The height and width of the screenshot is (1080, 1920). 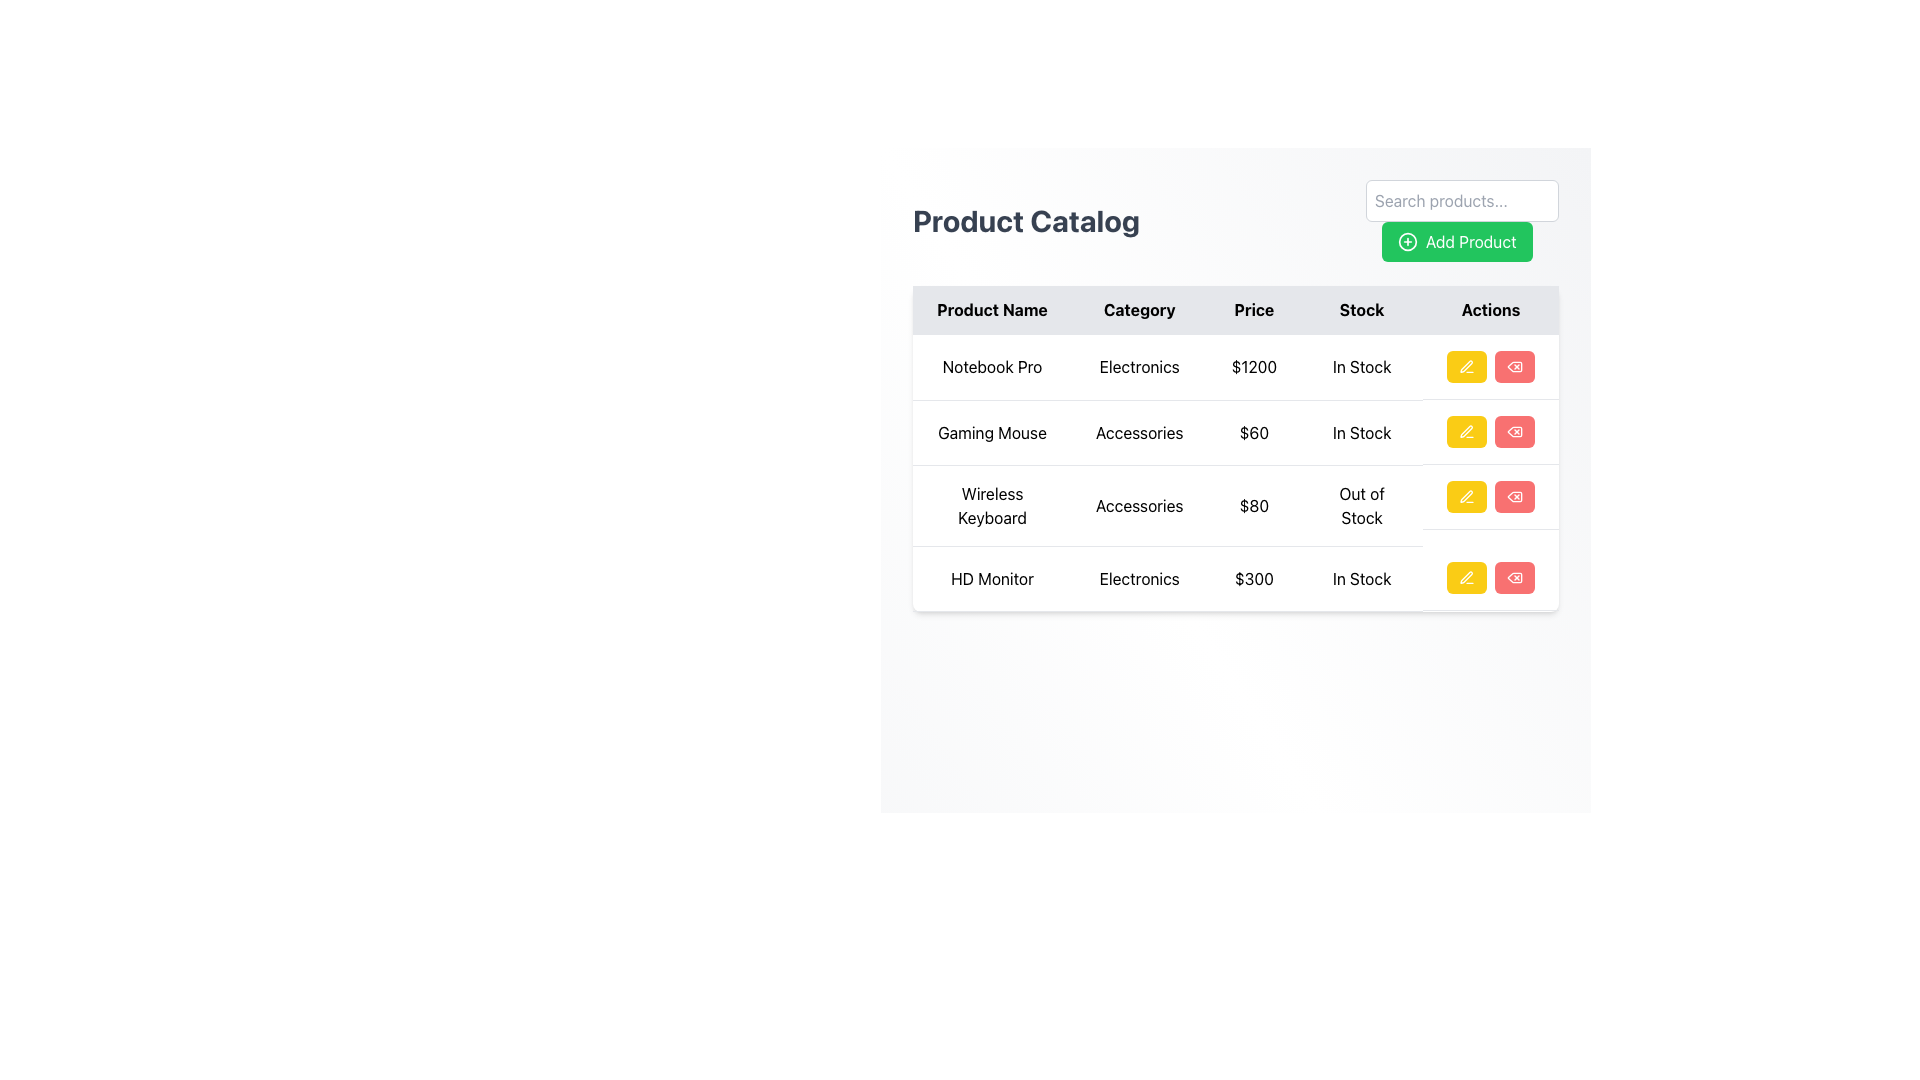 I want to click on information presented in the Text Label displaying 'Notebook Pro', located in the first cell of the table's first data row under the 'Product Name' column, so click(x=992, y=367).